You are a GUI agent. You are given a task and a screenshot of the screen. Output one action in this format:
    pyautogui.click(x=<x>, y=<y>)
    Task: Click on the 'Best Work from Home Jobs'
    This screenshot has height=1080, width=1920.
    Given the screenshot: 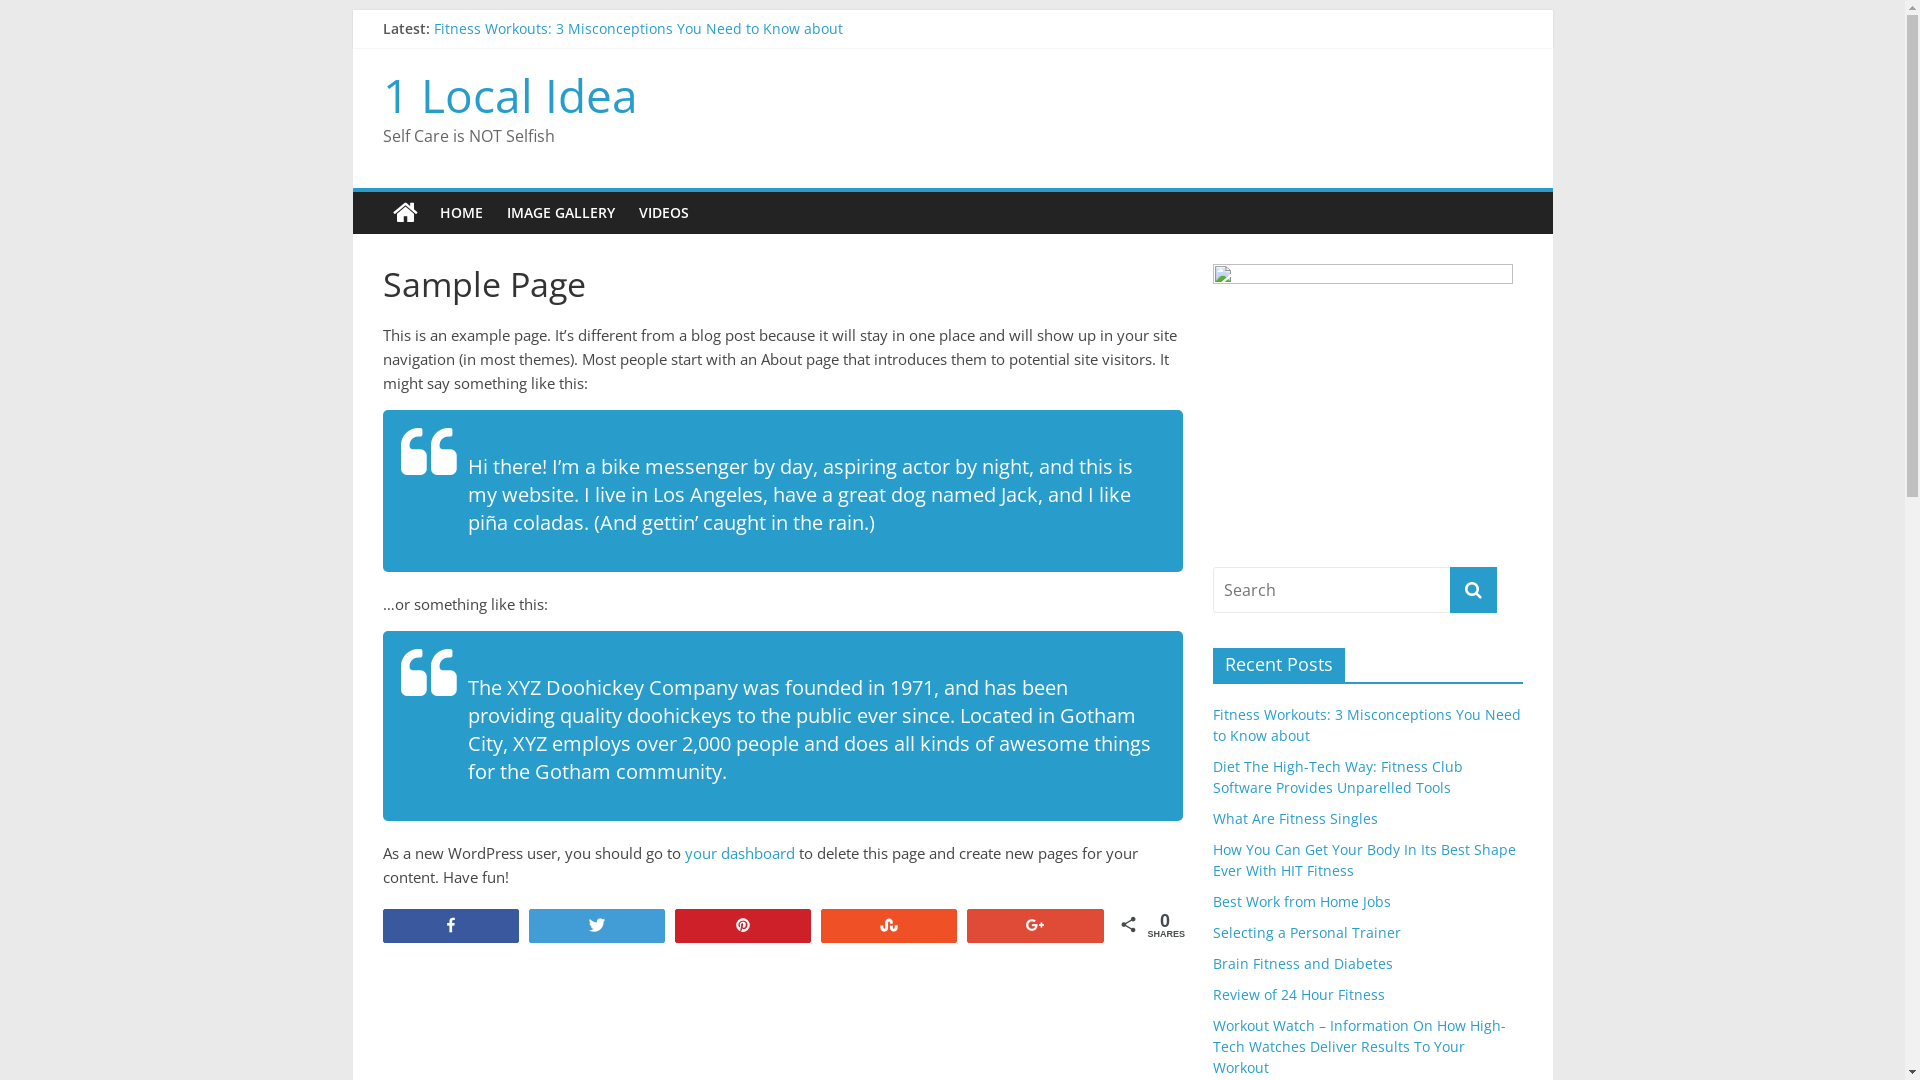 What is the action you would take?
    pyautogui.click(x=1300, y=901)
    